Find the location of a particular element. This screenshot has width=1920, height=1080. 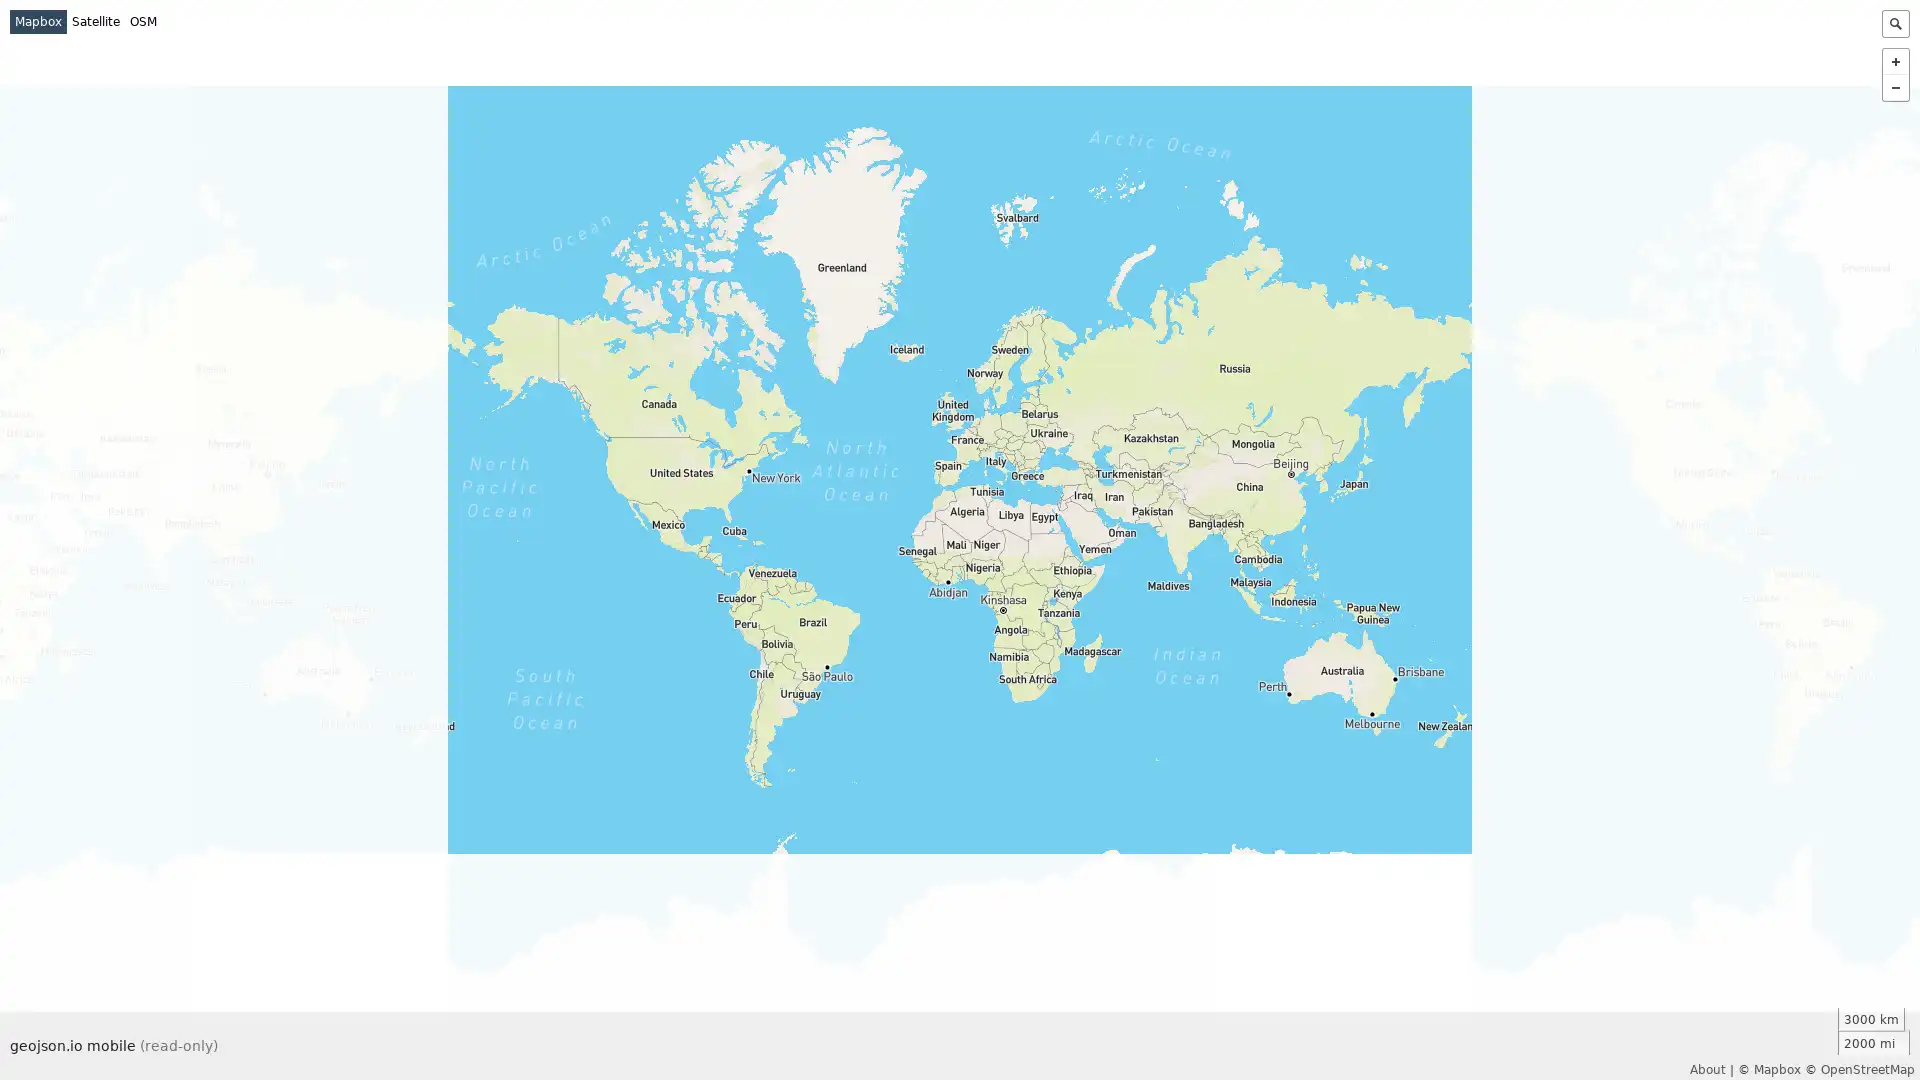

OSM is located at coordinates (142, 22).